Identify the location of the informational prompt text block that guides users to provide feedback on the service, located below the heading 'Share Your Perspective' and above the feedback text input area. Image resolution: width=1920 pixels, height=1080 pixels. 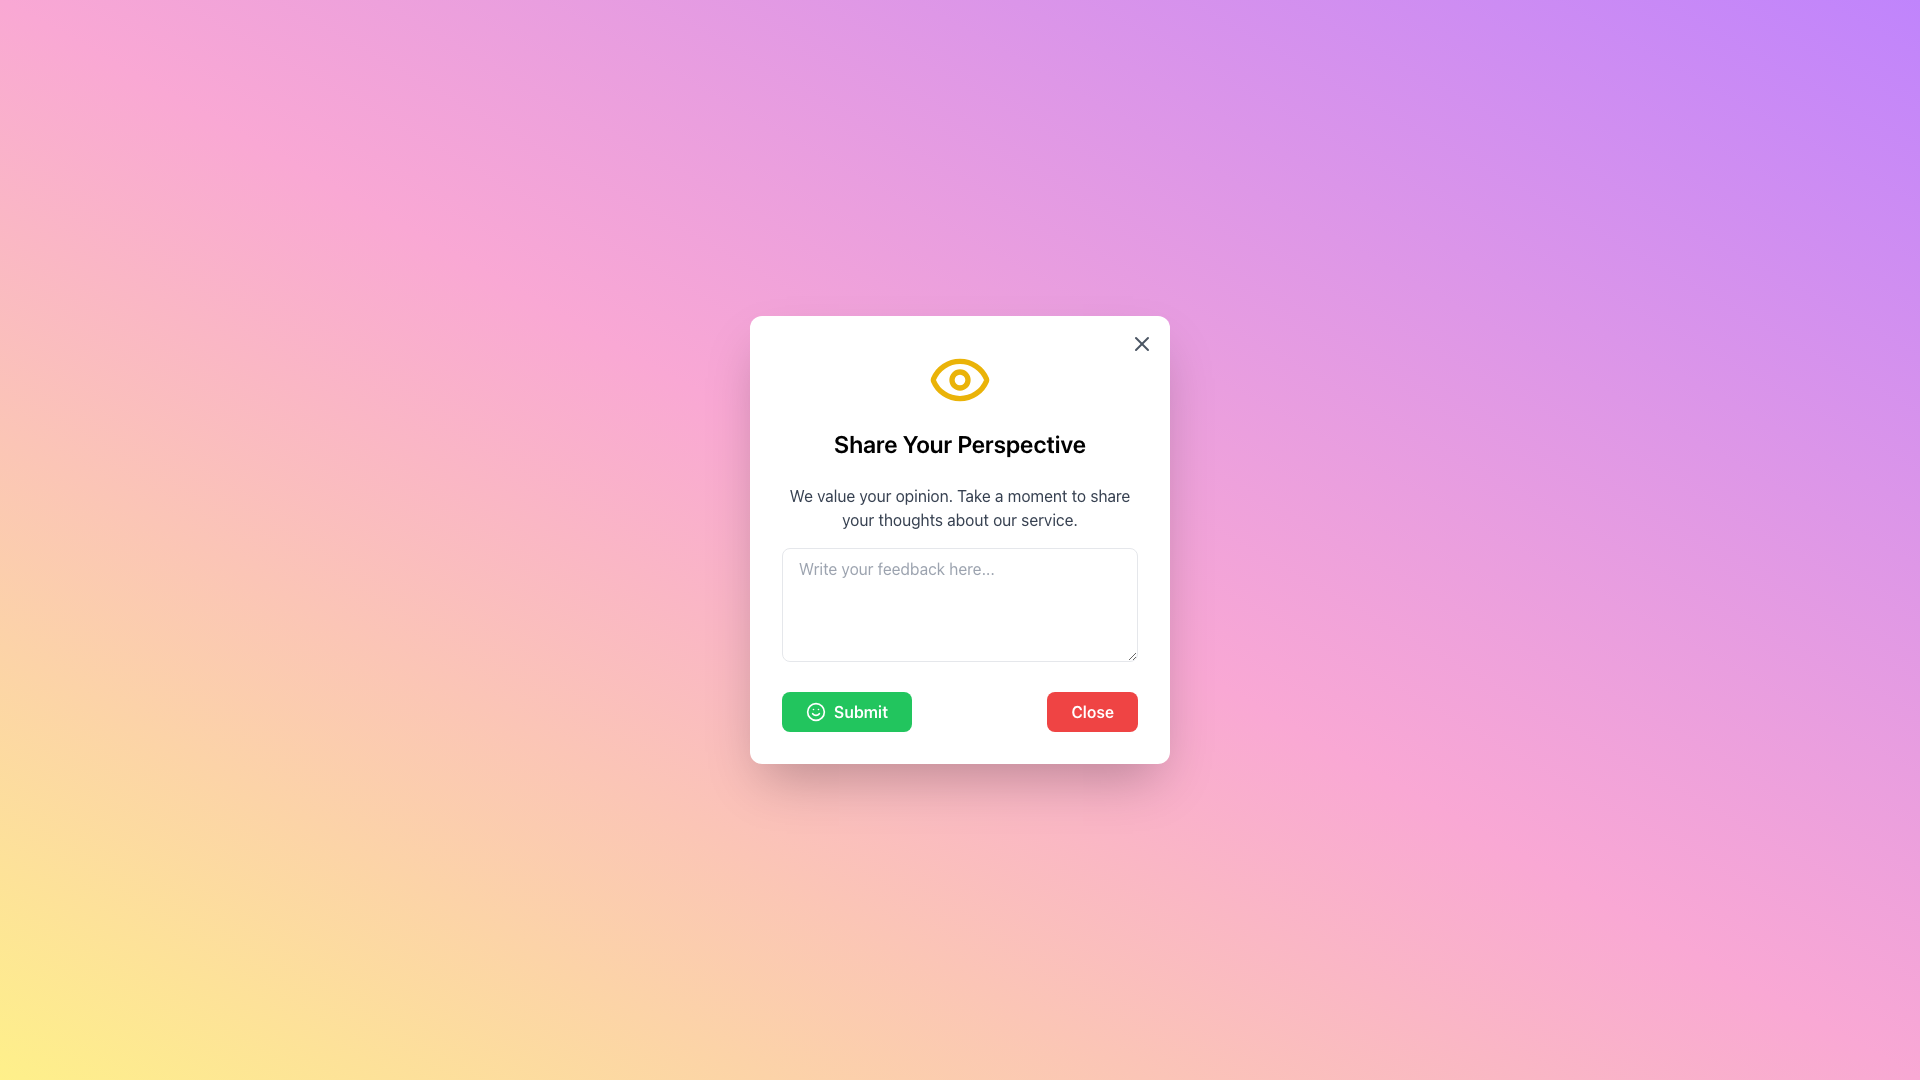
(960, 507).